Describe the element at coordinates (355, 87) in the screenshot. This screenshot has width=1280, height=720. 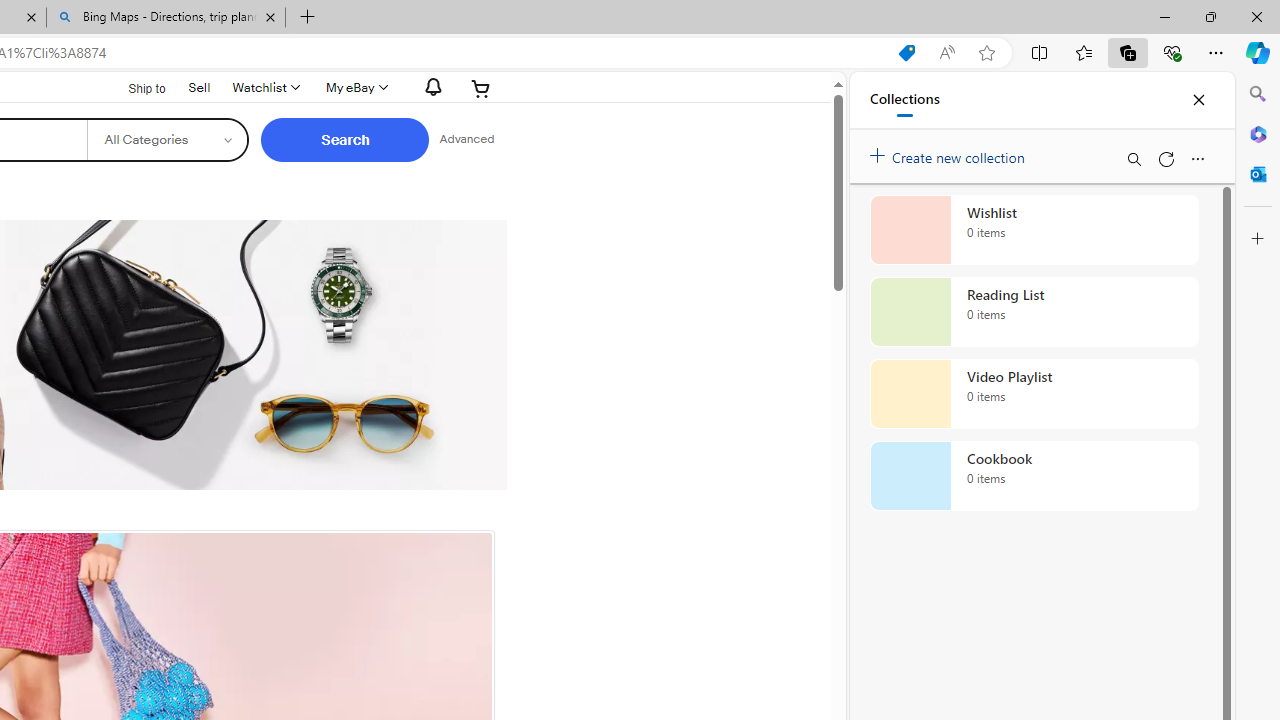
I see `'My eBayExpand My eBay'` at that location.